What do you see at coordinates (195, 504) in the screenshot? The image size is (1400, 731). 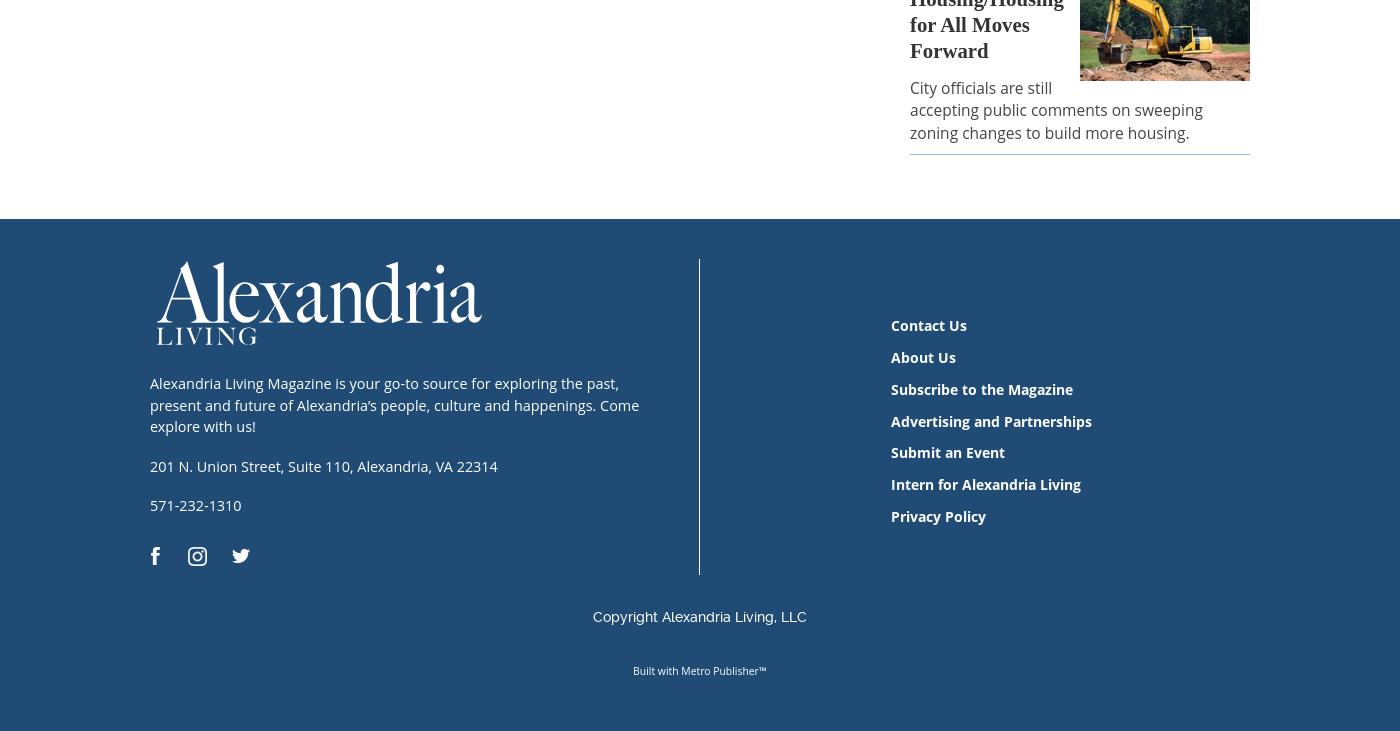 I see `'571-232-1310'` at bounding box center [195, 504].